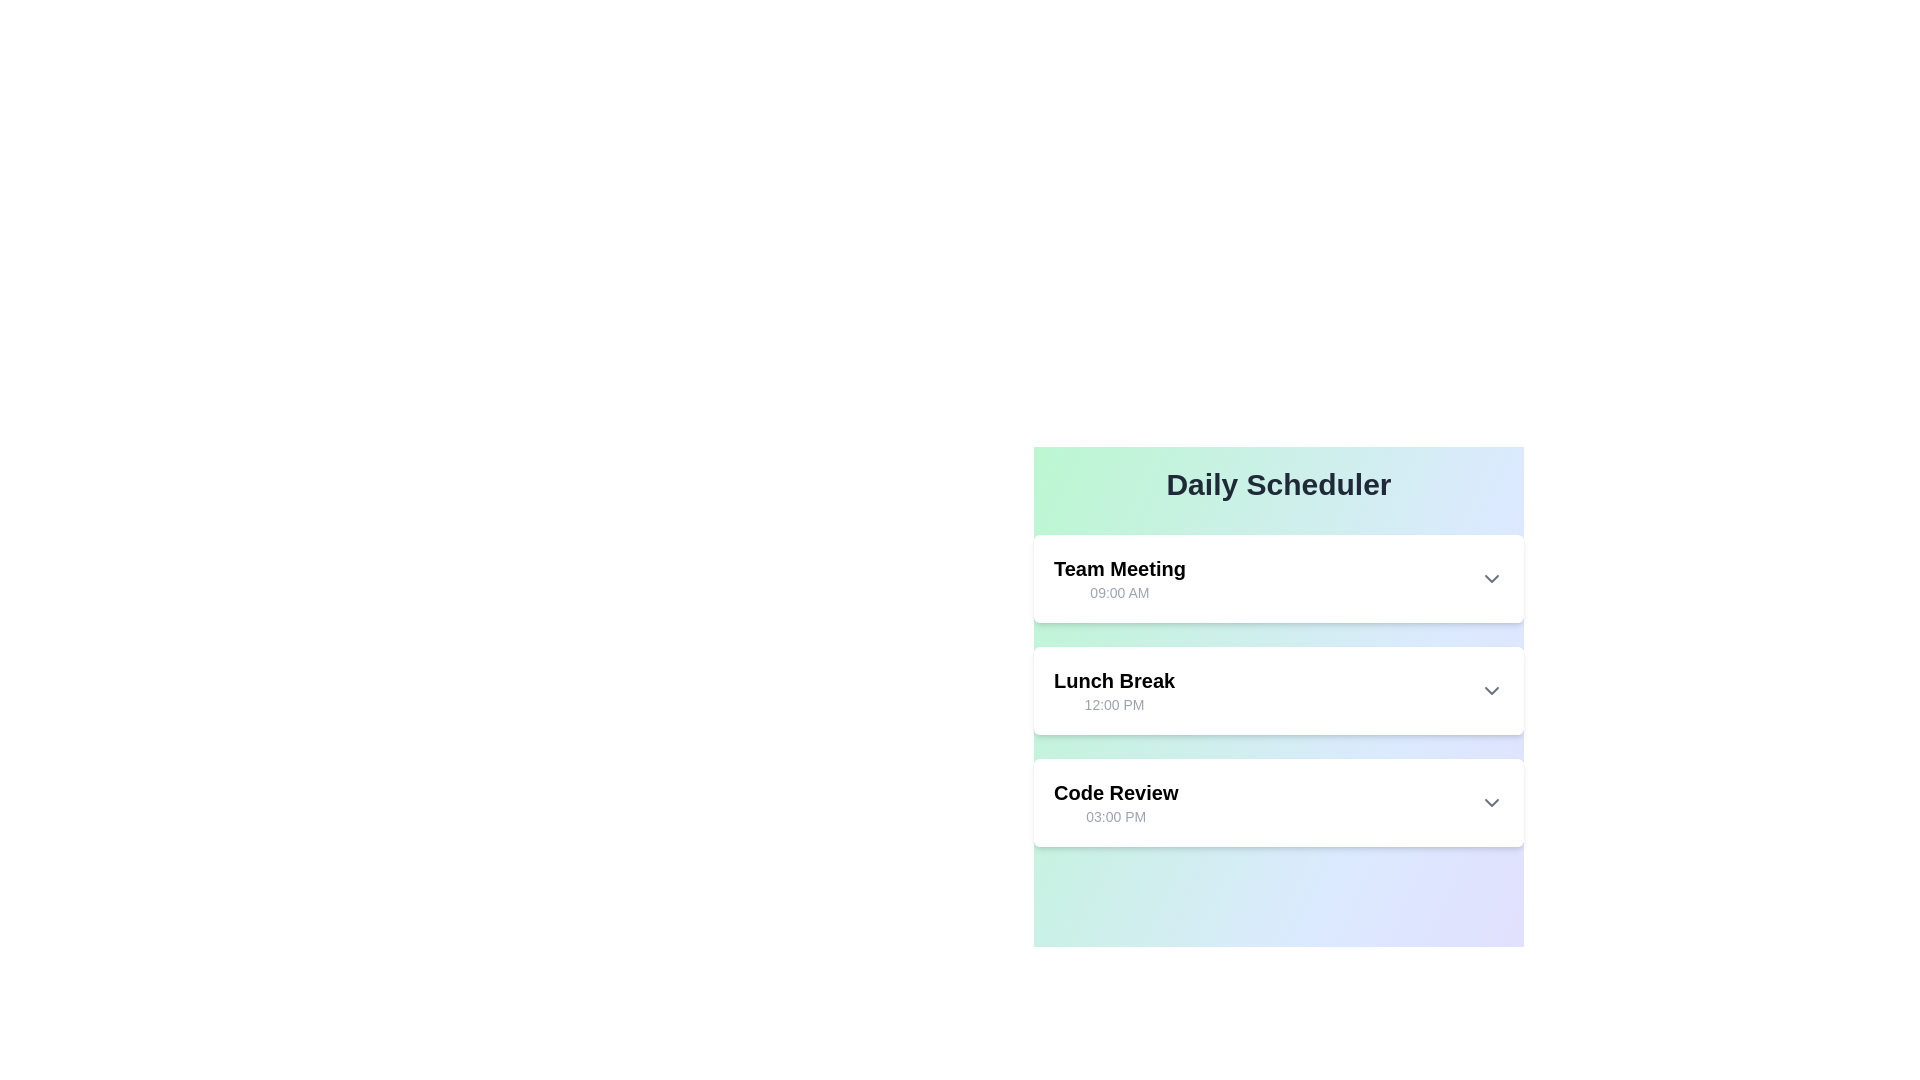  Describe the element at coordinates (1492, 801) in the screenshot. I see `the downward-facing chevron arrow icon located to the far-right of the 'Code Review' section in the 'Daily Scheduler' interface` at that location.